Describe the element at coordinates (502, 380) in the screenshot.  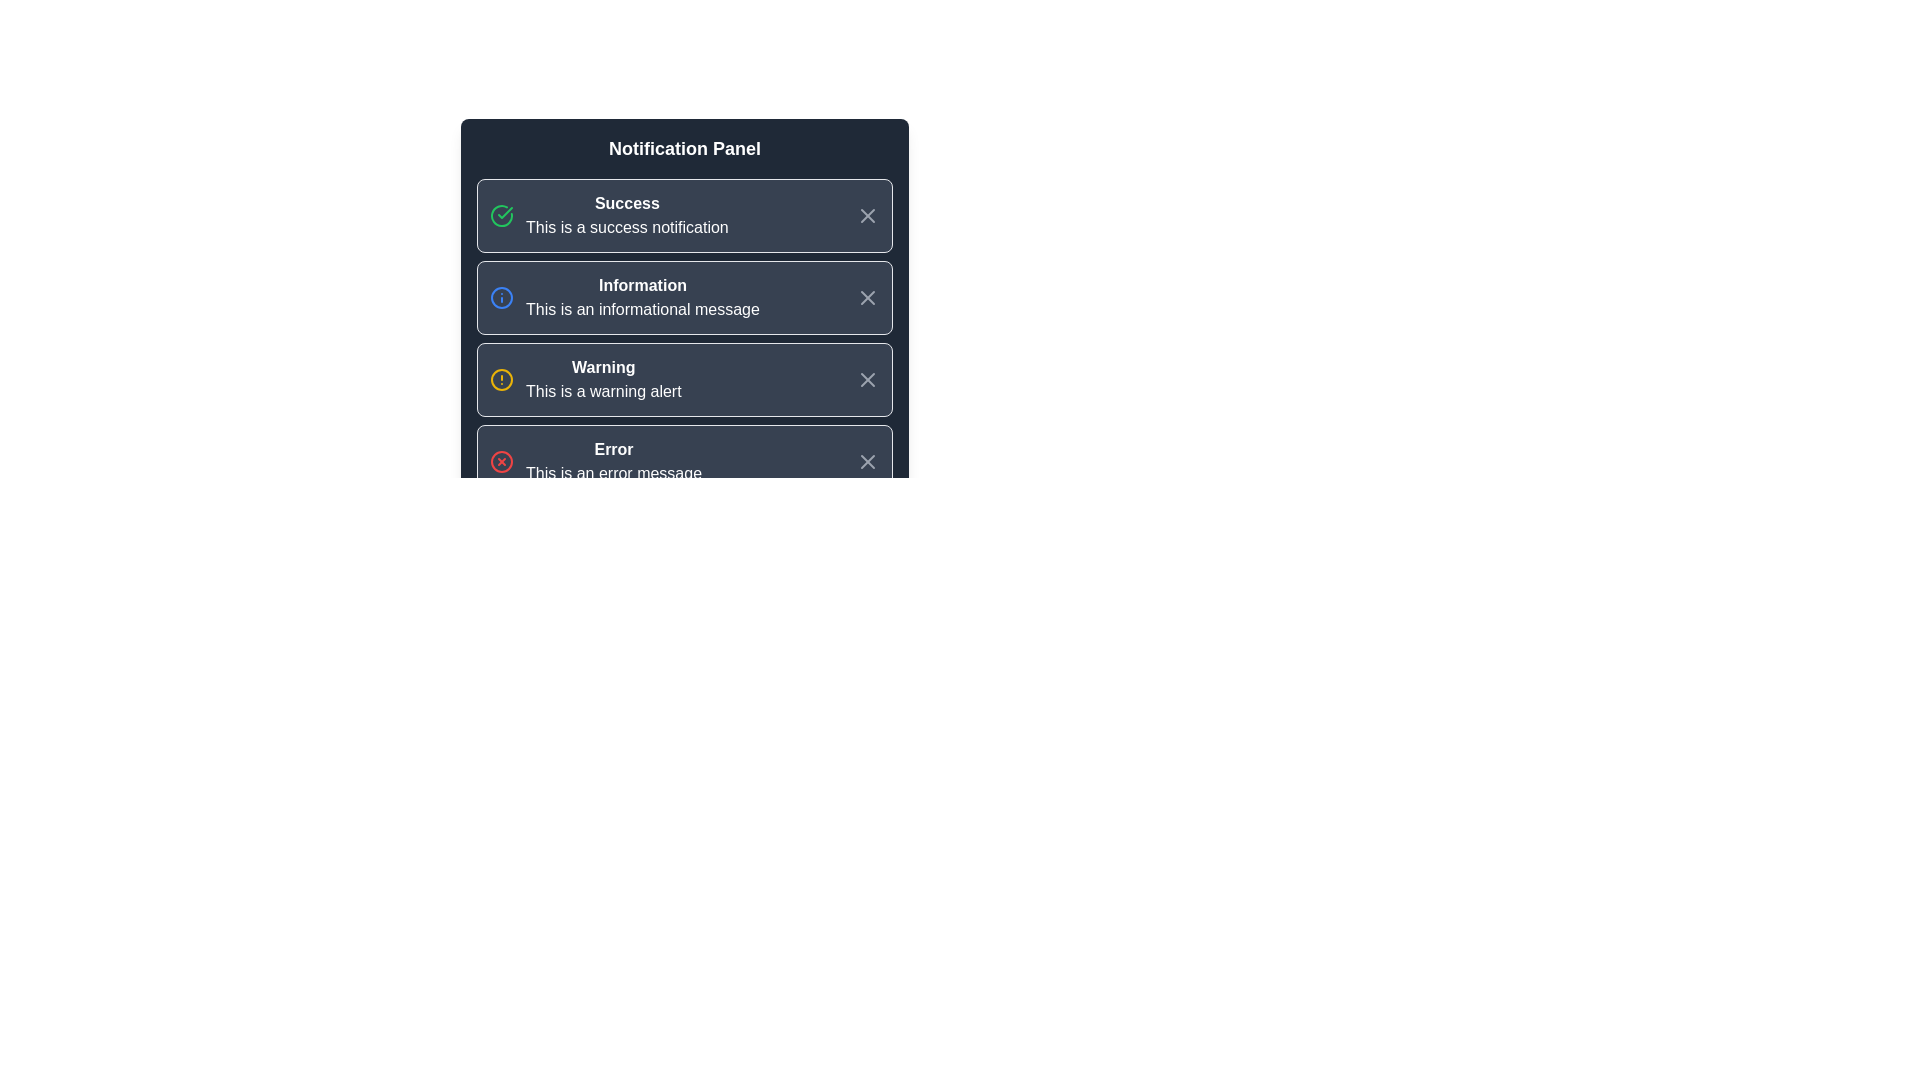
I see `the yellow circular warning icon with an exclamation mark, which is located in the notification panel to the left of the warning message text` at that location.